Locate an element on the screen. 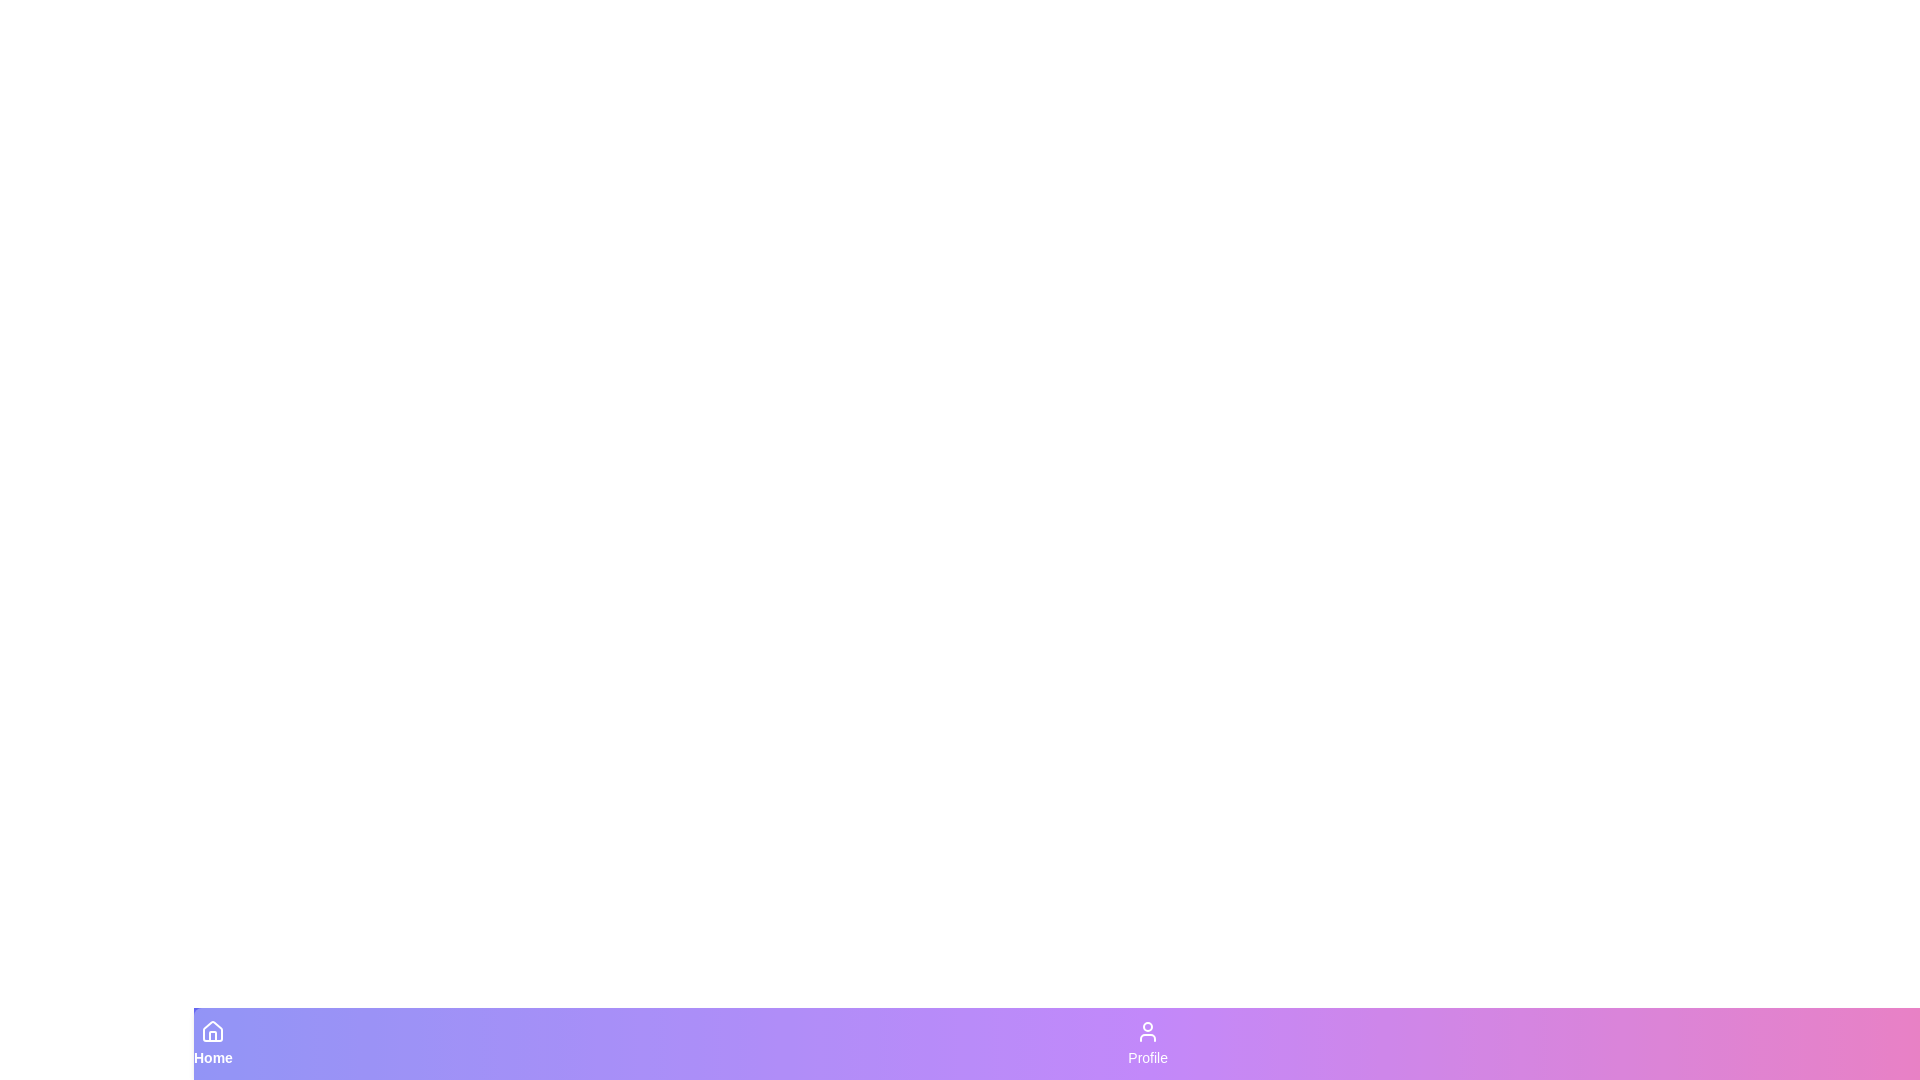 The height and width of the screenshot is (1080, 1920). the Profile navigation item to change the active view is located at coordinates (1147, 1043).